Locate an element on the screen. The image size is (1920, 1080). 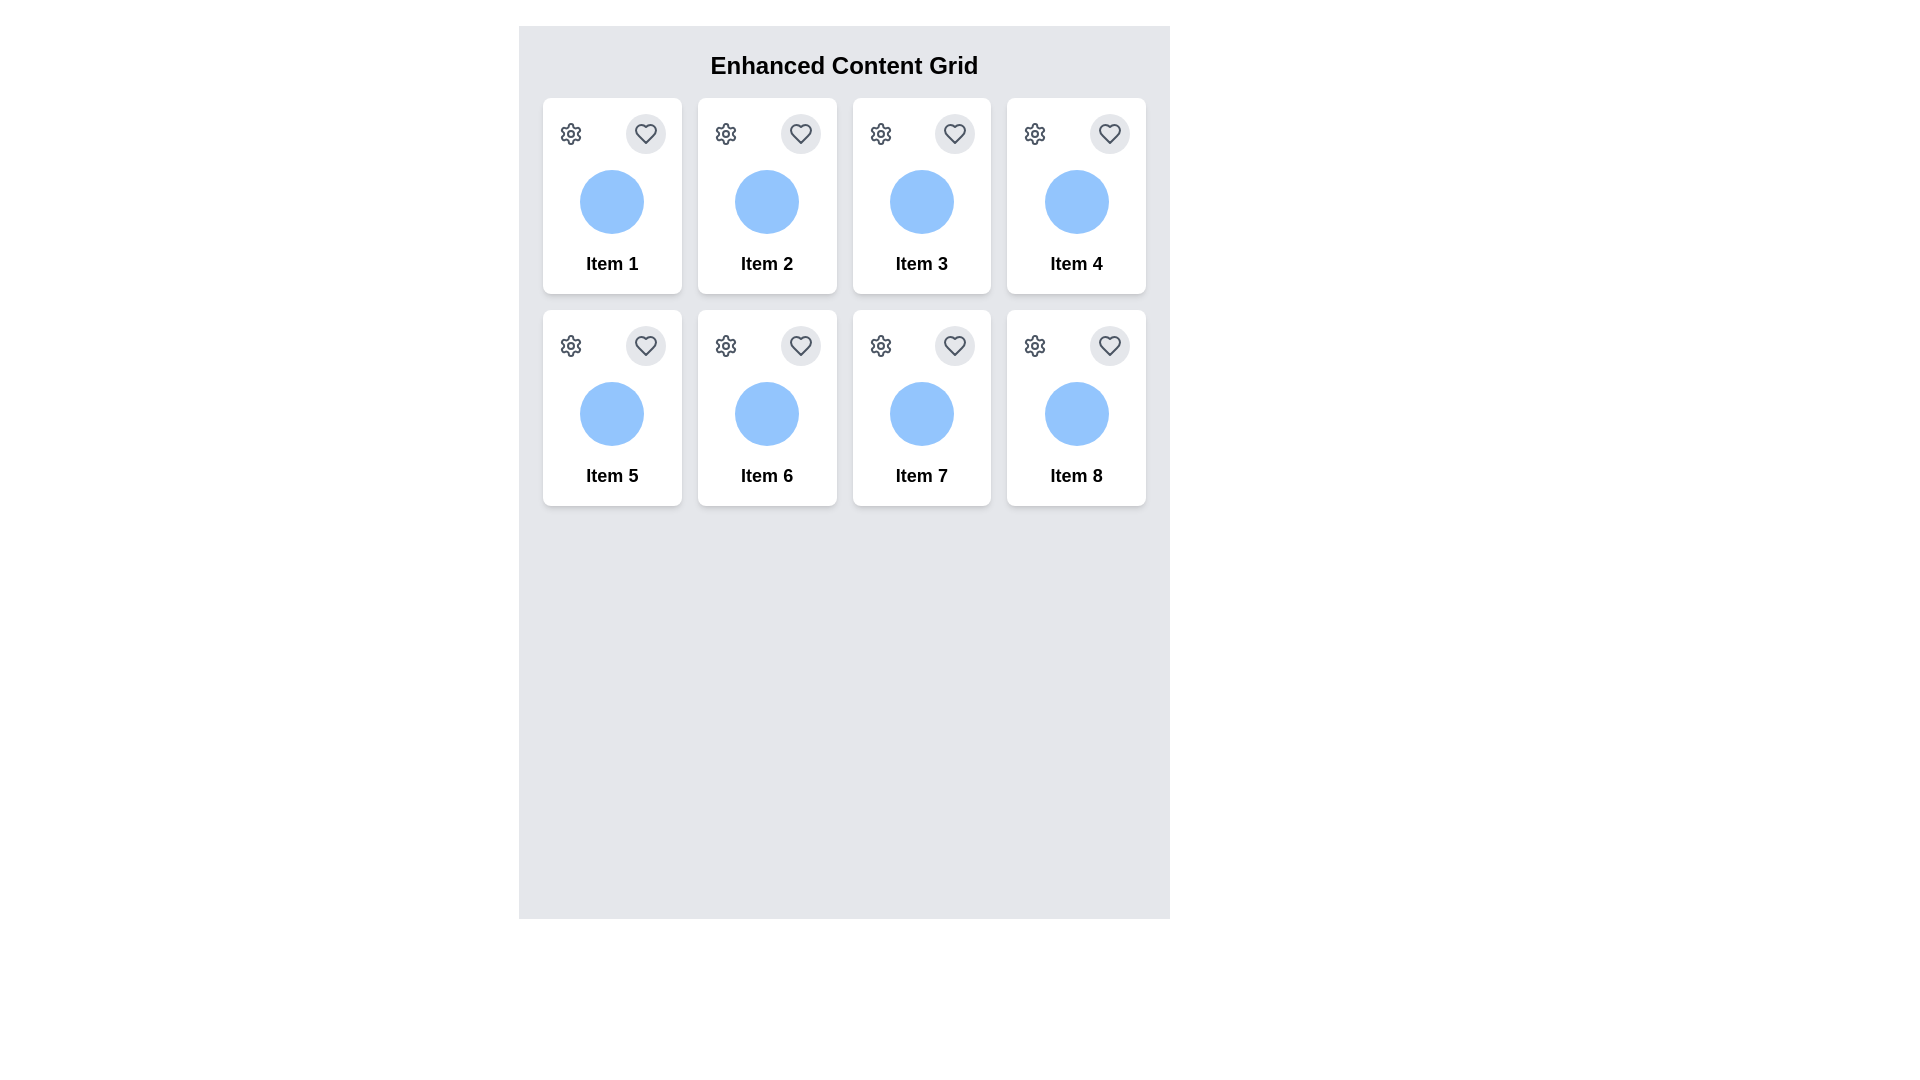
the text label 'Item 7' which is styled with a bold font and located underneath a circular icon in the seventh card of the two-row grid layout is located at coordinates (920, 475).